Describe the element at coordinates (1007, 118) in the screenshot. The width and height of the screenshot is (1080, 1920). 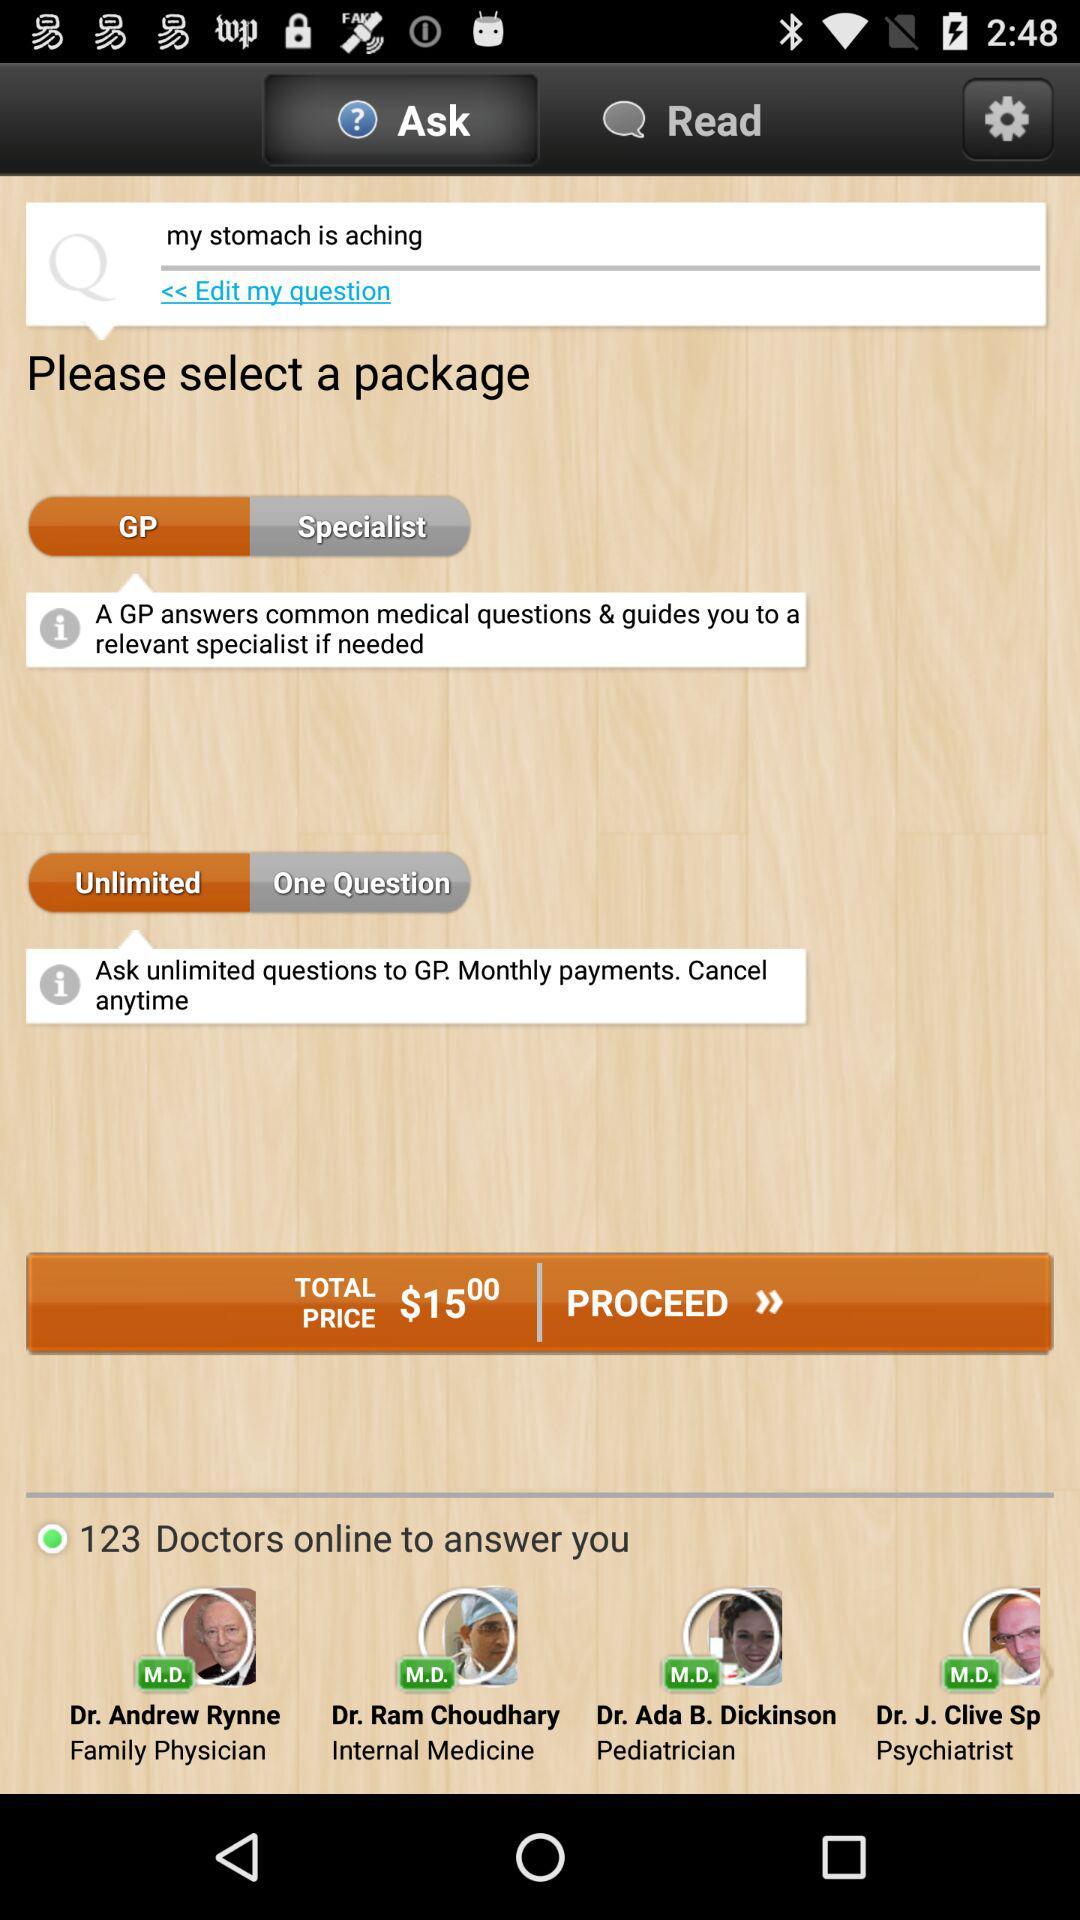
I see `settings` at that location.